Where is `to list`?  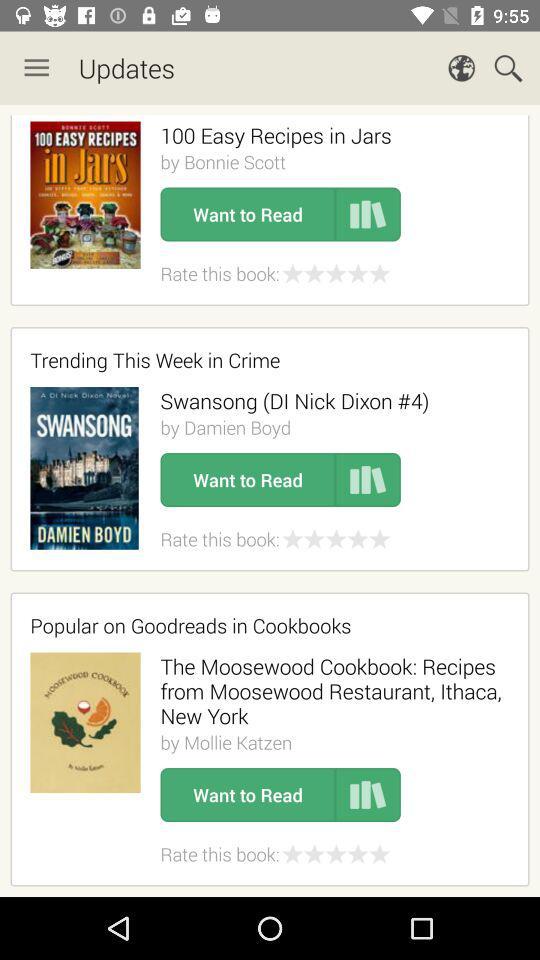 to list is located at coordinates (367, 480).